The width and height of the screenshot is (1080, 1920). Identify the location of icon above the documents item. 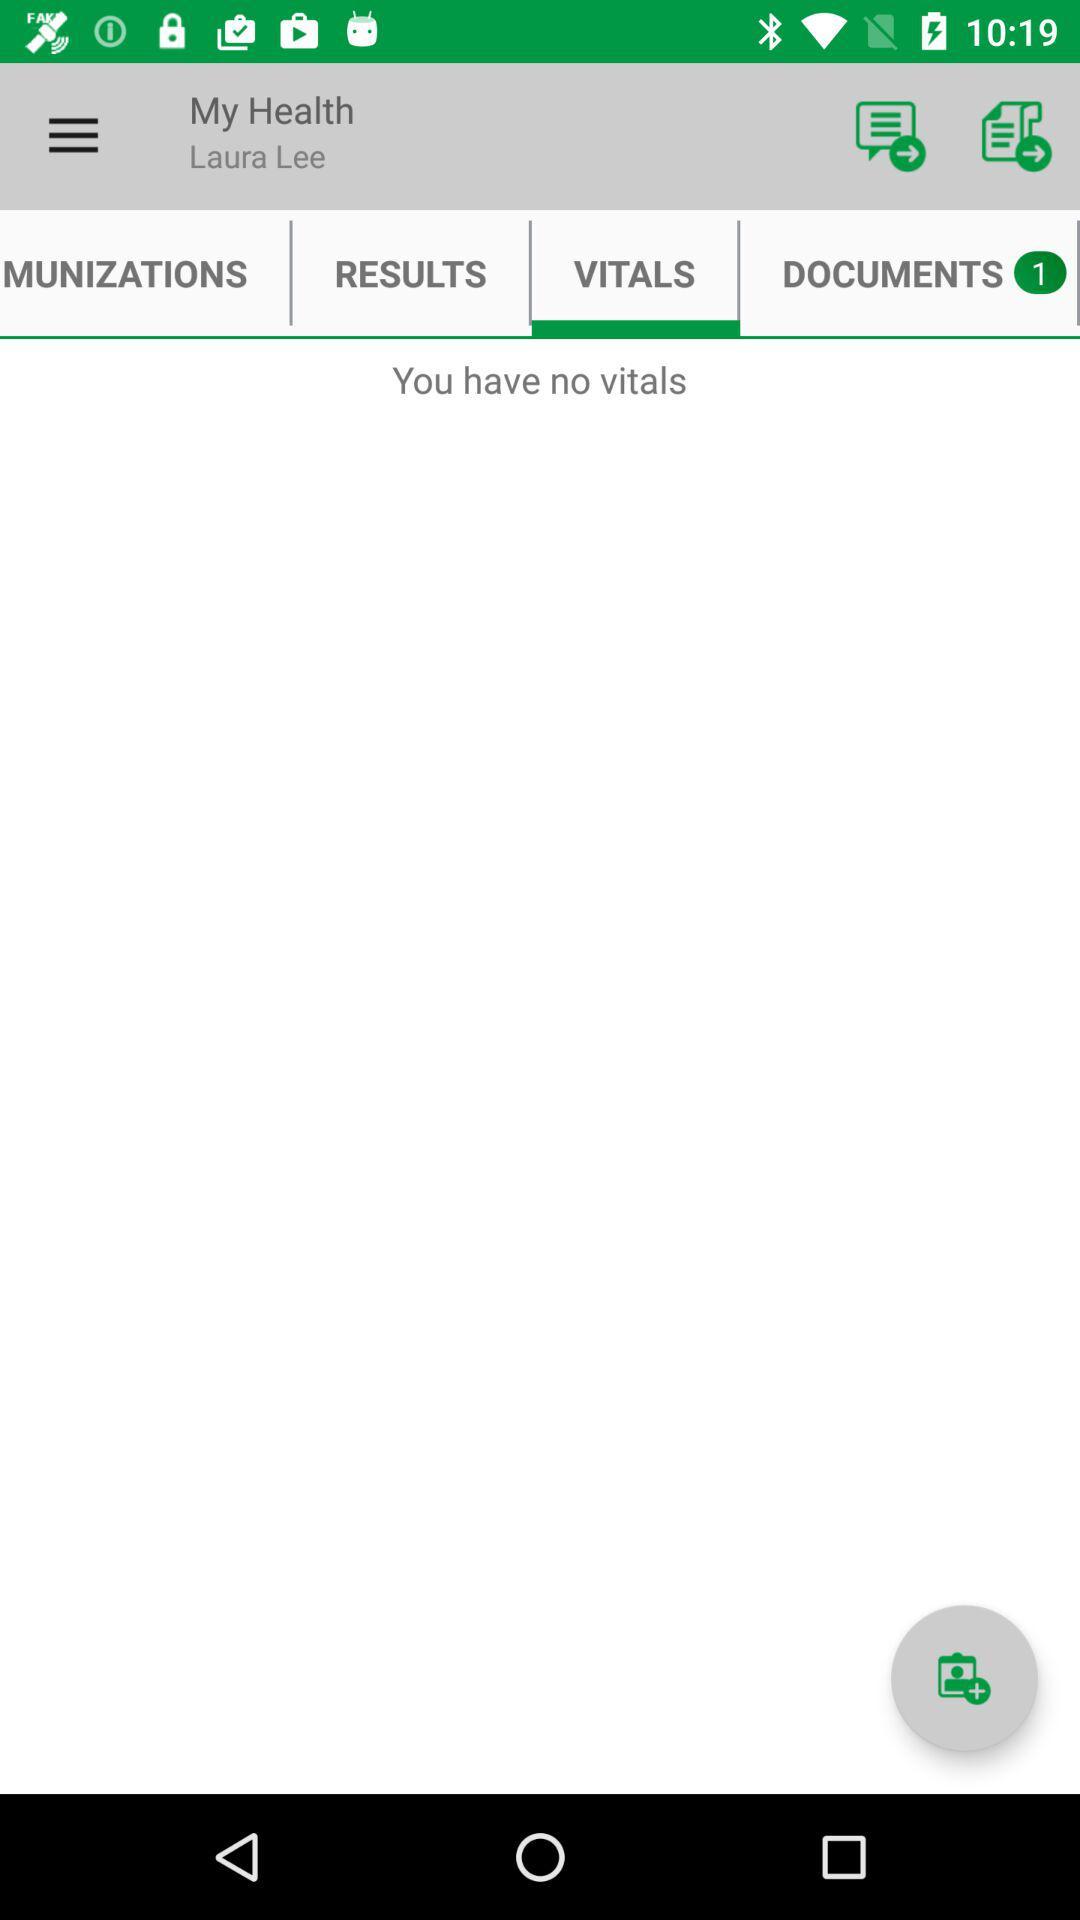
(890, 135).